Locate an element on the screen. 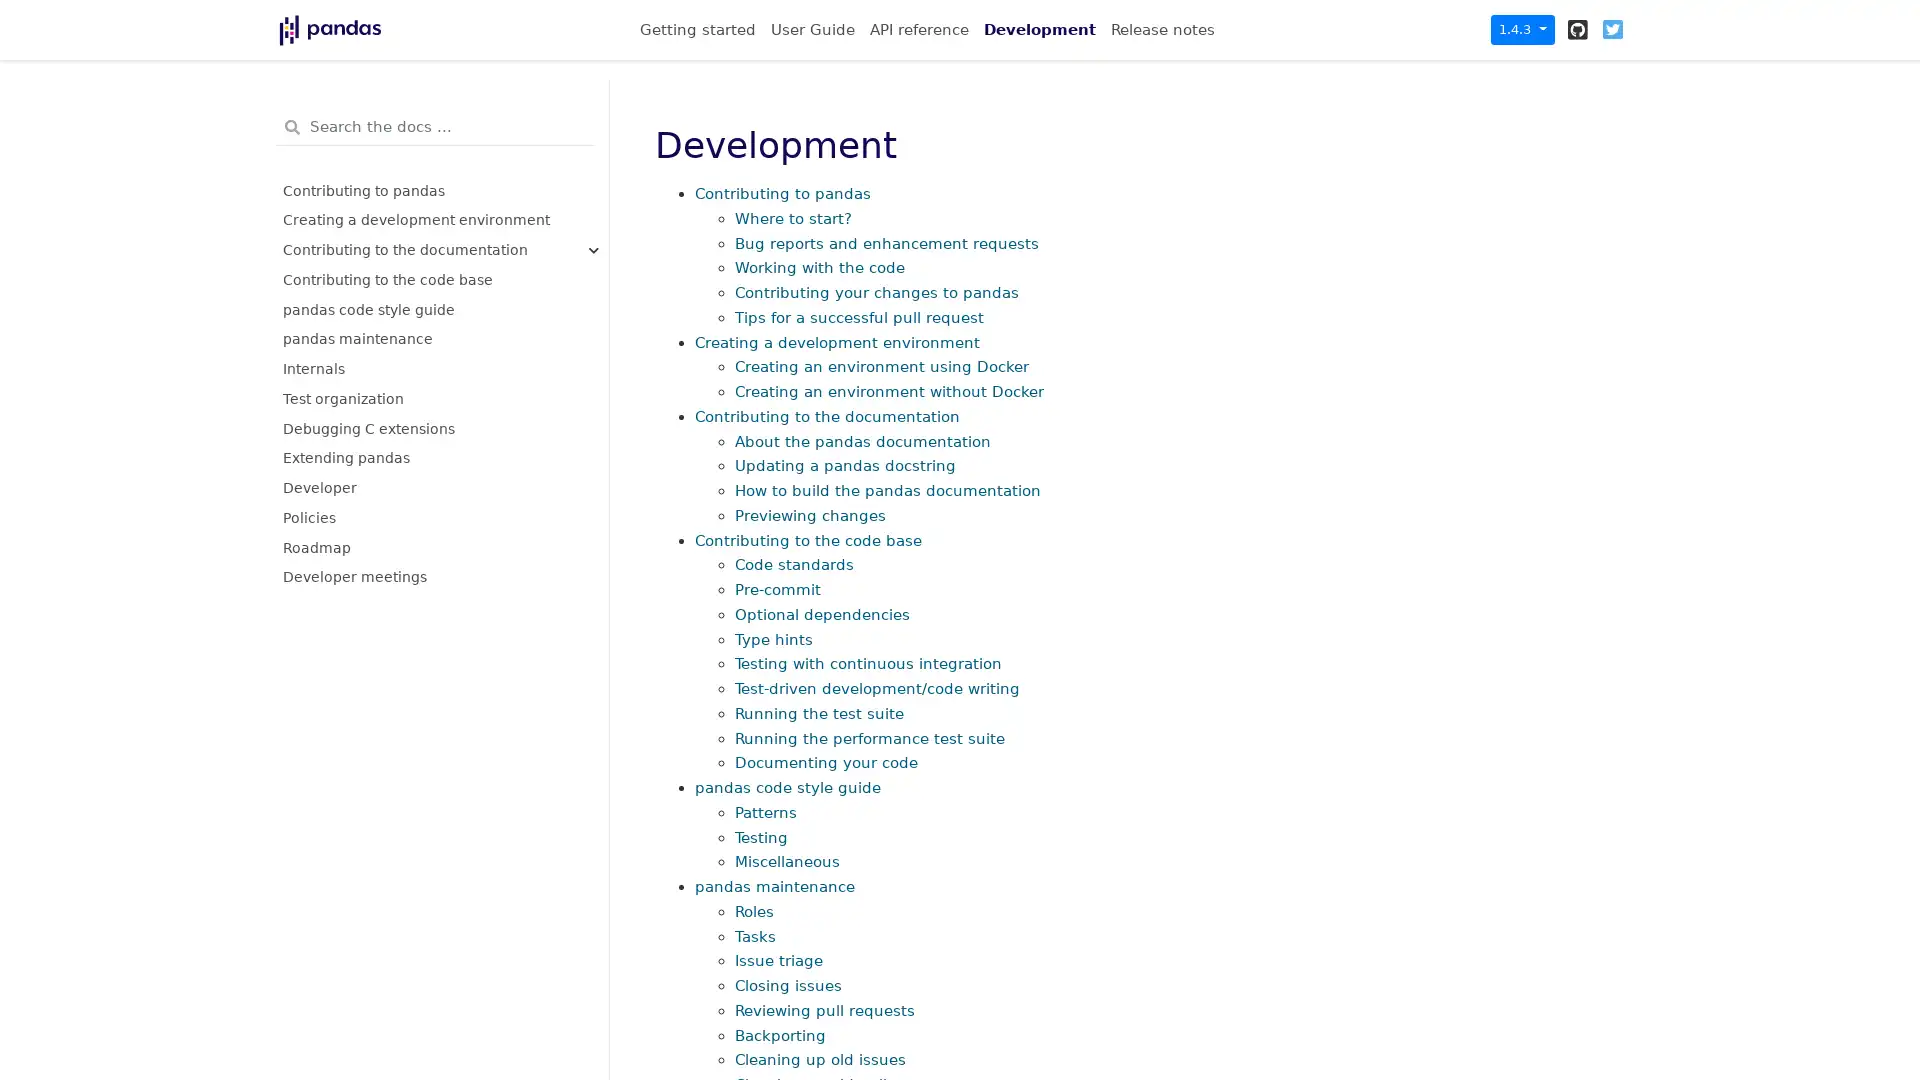  1.4.3 is located at coordinates (1521, 29).